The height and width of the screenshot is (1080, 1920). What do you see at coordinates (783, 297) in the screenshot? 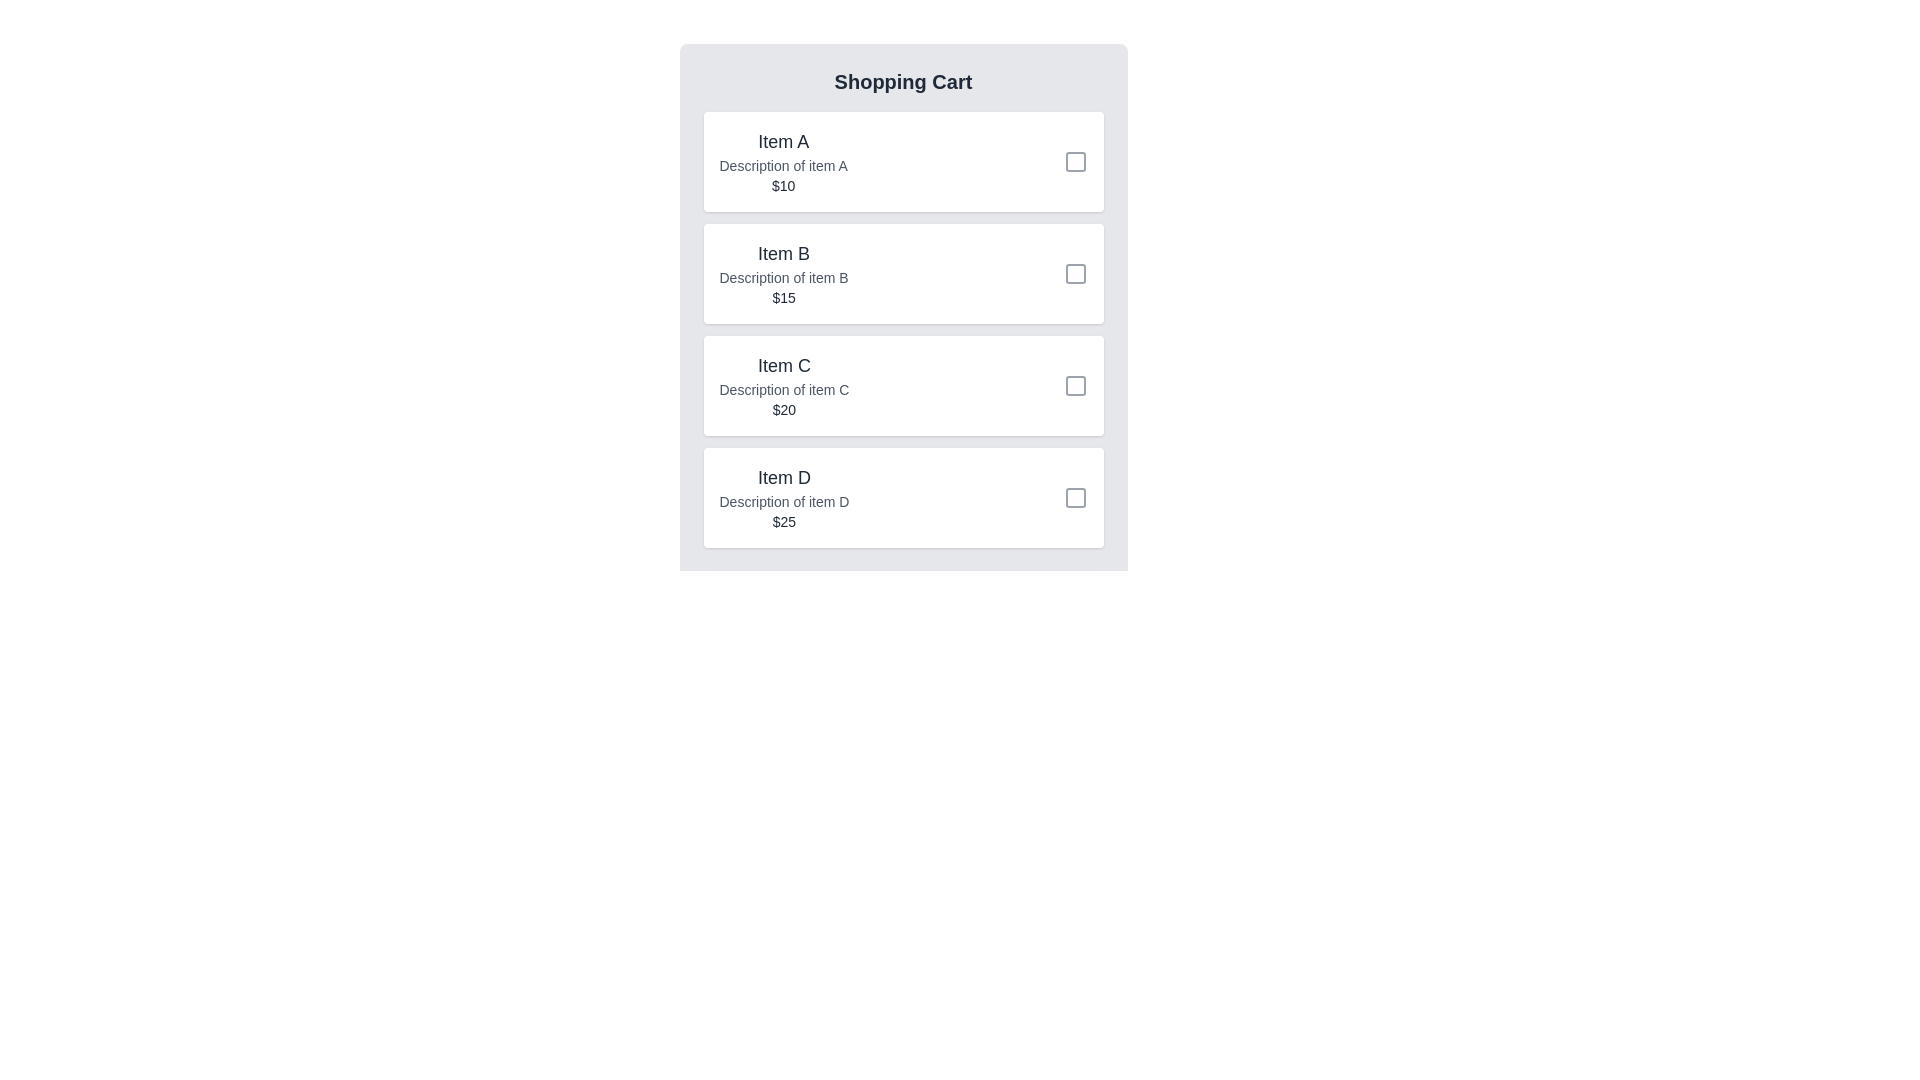
I see `the static text label displaying the price '$15', located below the description of 'Item B' and above the checkbox component` at bounding box center [783, 297].